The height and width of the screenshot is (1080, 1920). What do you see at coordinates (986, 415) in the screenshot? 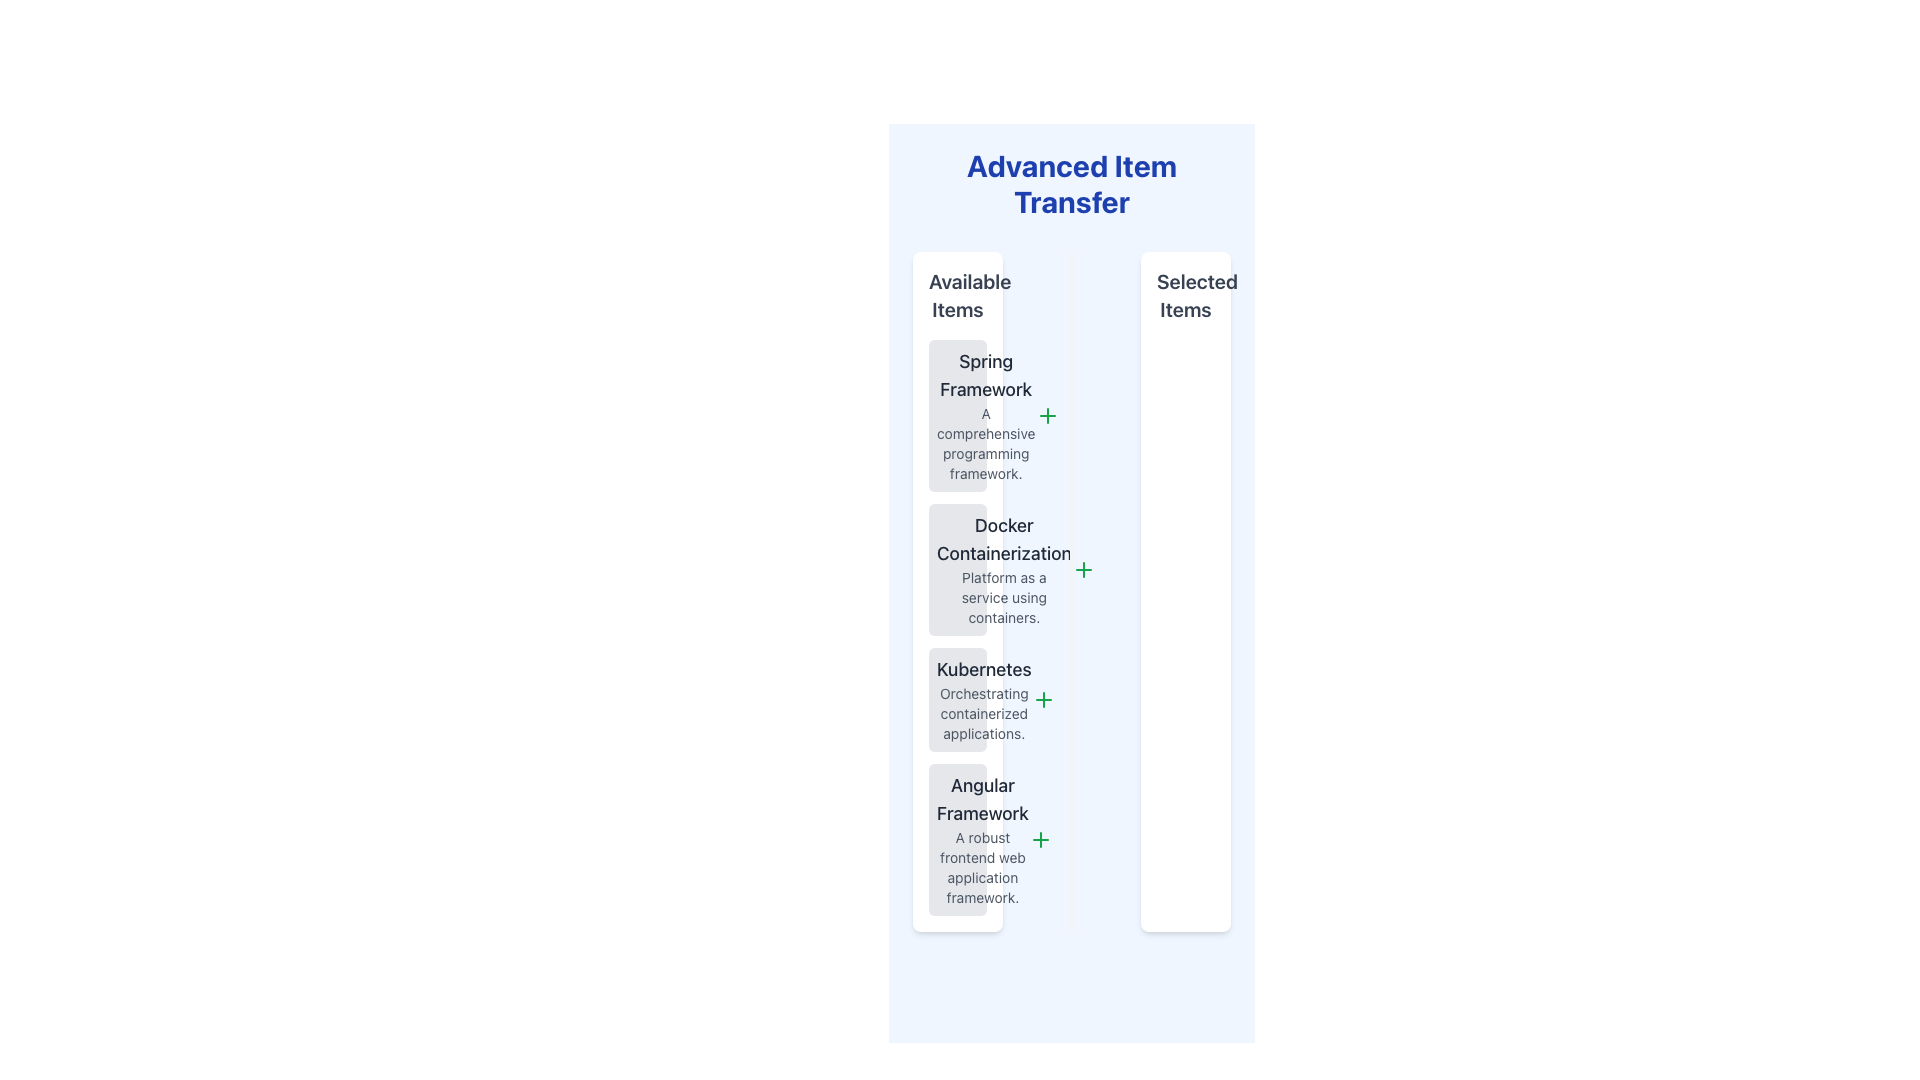
I see `the 'Spring Framework' structured text block in the interactive list for accessibility tools` at bounding box center [986, 415].